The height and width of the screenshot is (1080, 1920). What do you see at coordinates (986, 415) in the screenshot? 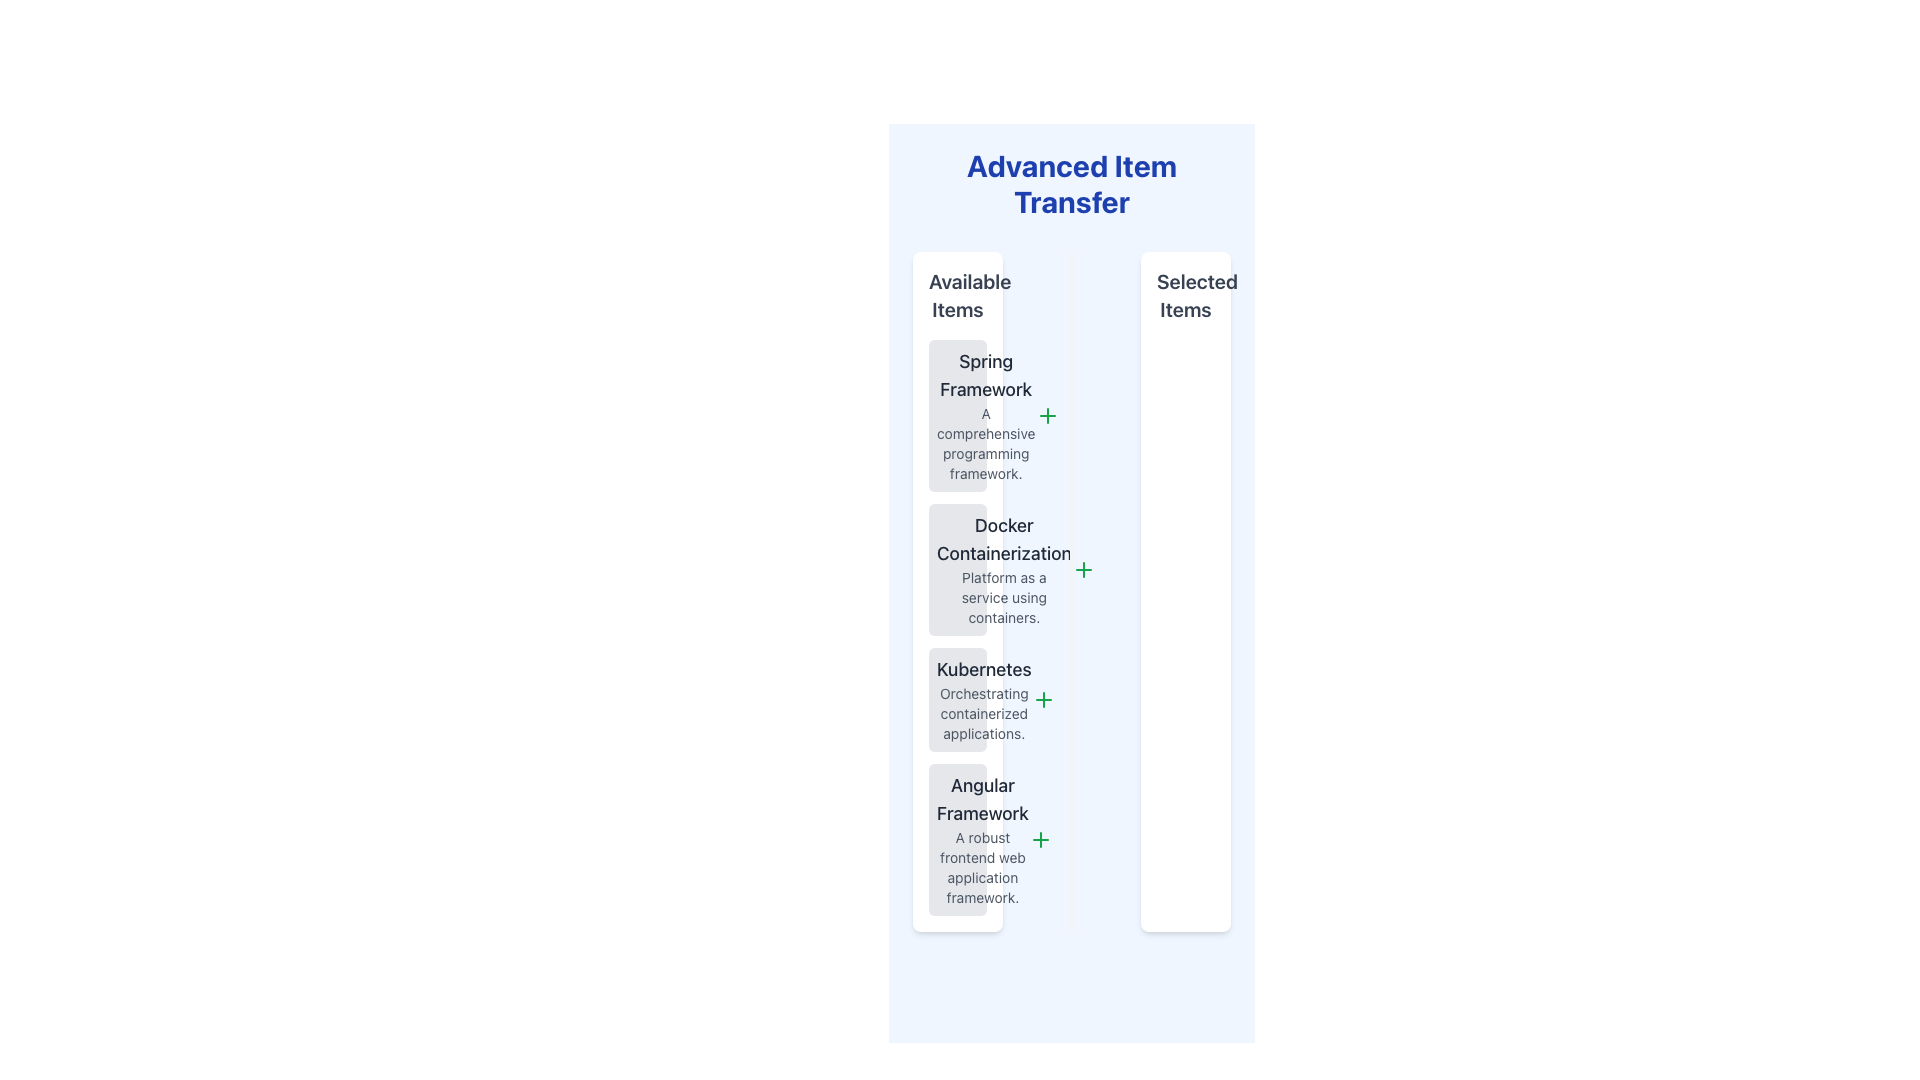
I see `the 'Spring Framework' structured text block in the interactive list for accessibility tools` at bounding box center [986, 415].